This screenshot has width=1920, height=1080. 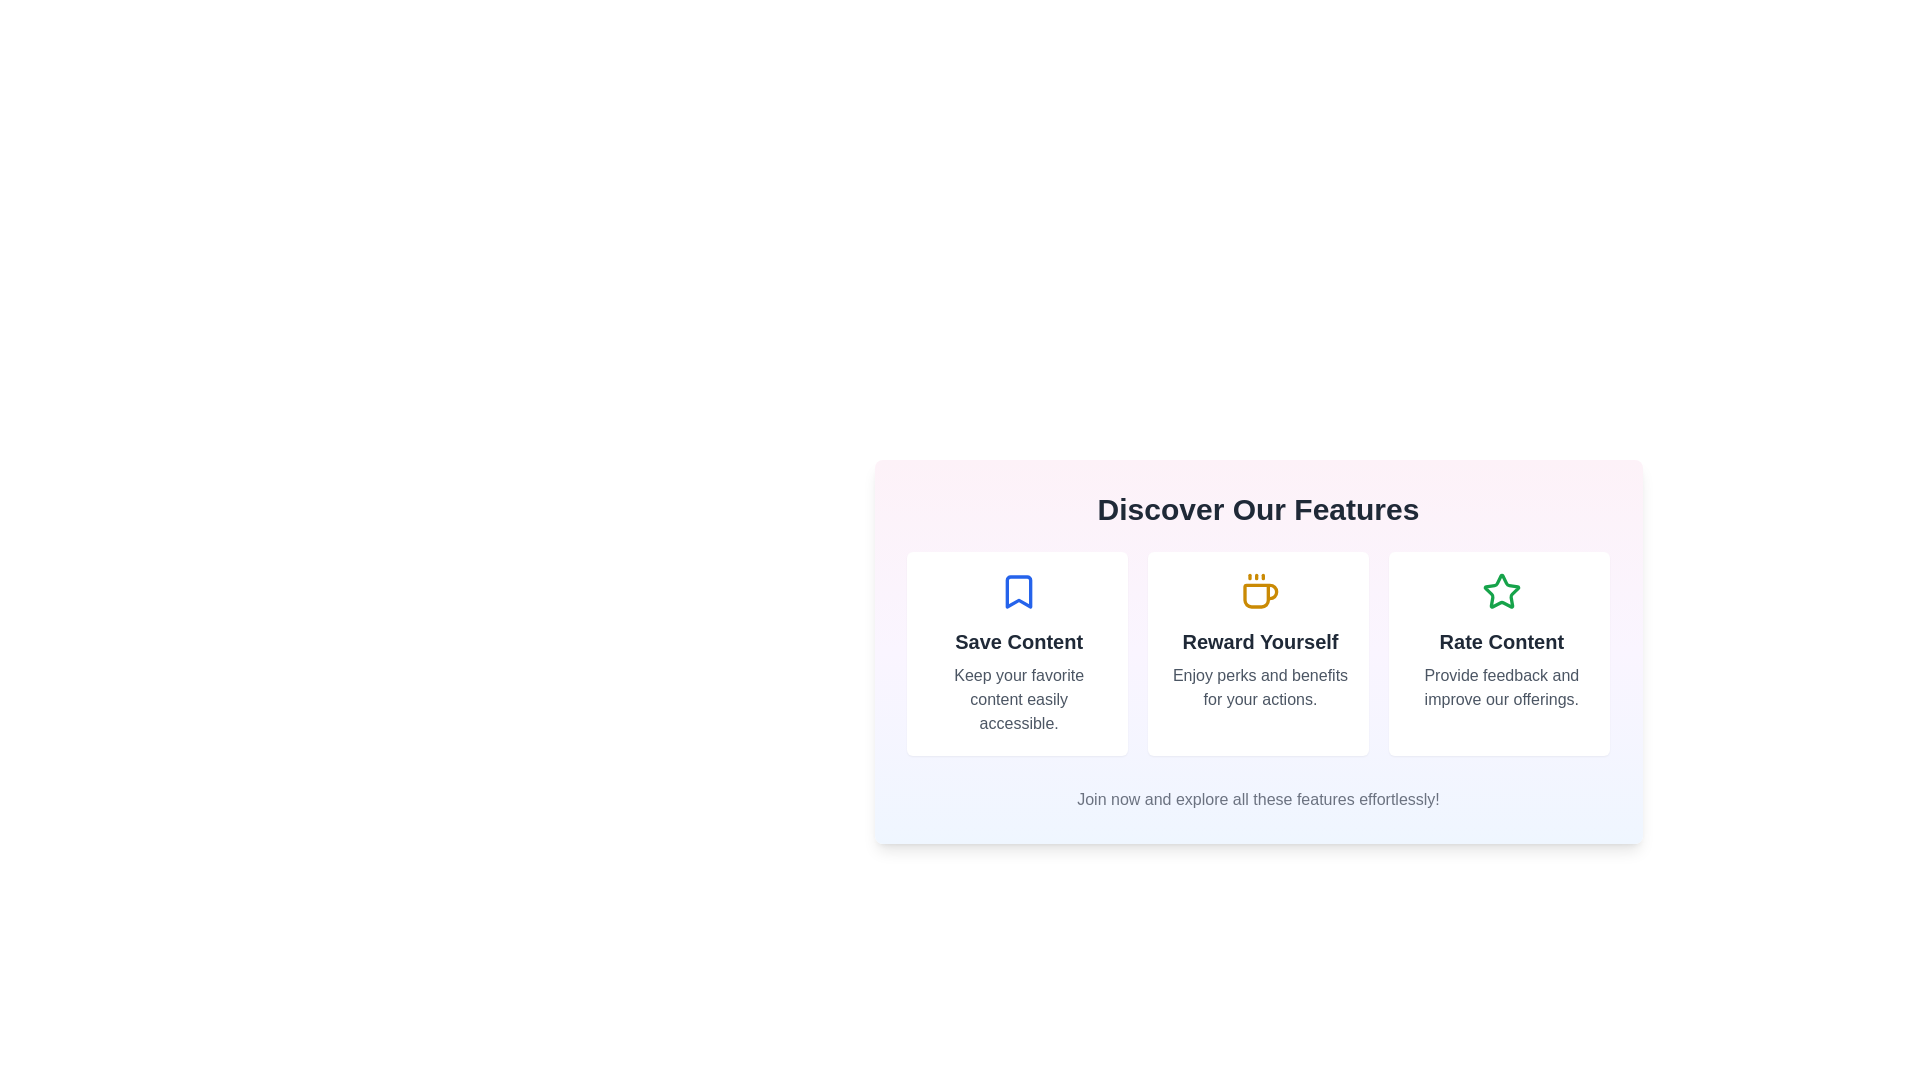 I want to click on text from the interactive card that serves as a hyperlink to a feature related to saving content, positioned at the leftmost side of the grid, so click(x=1017, y=654).